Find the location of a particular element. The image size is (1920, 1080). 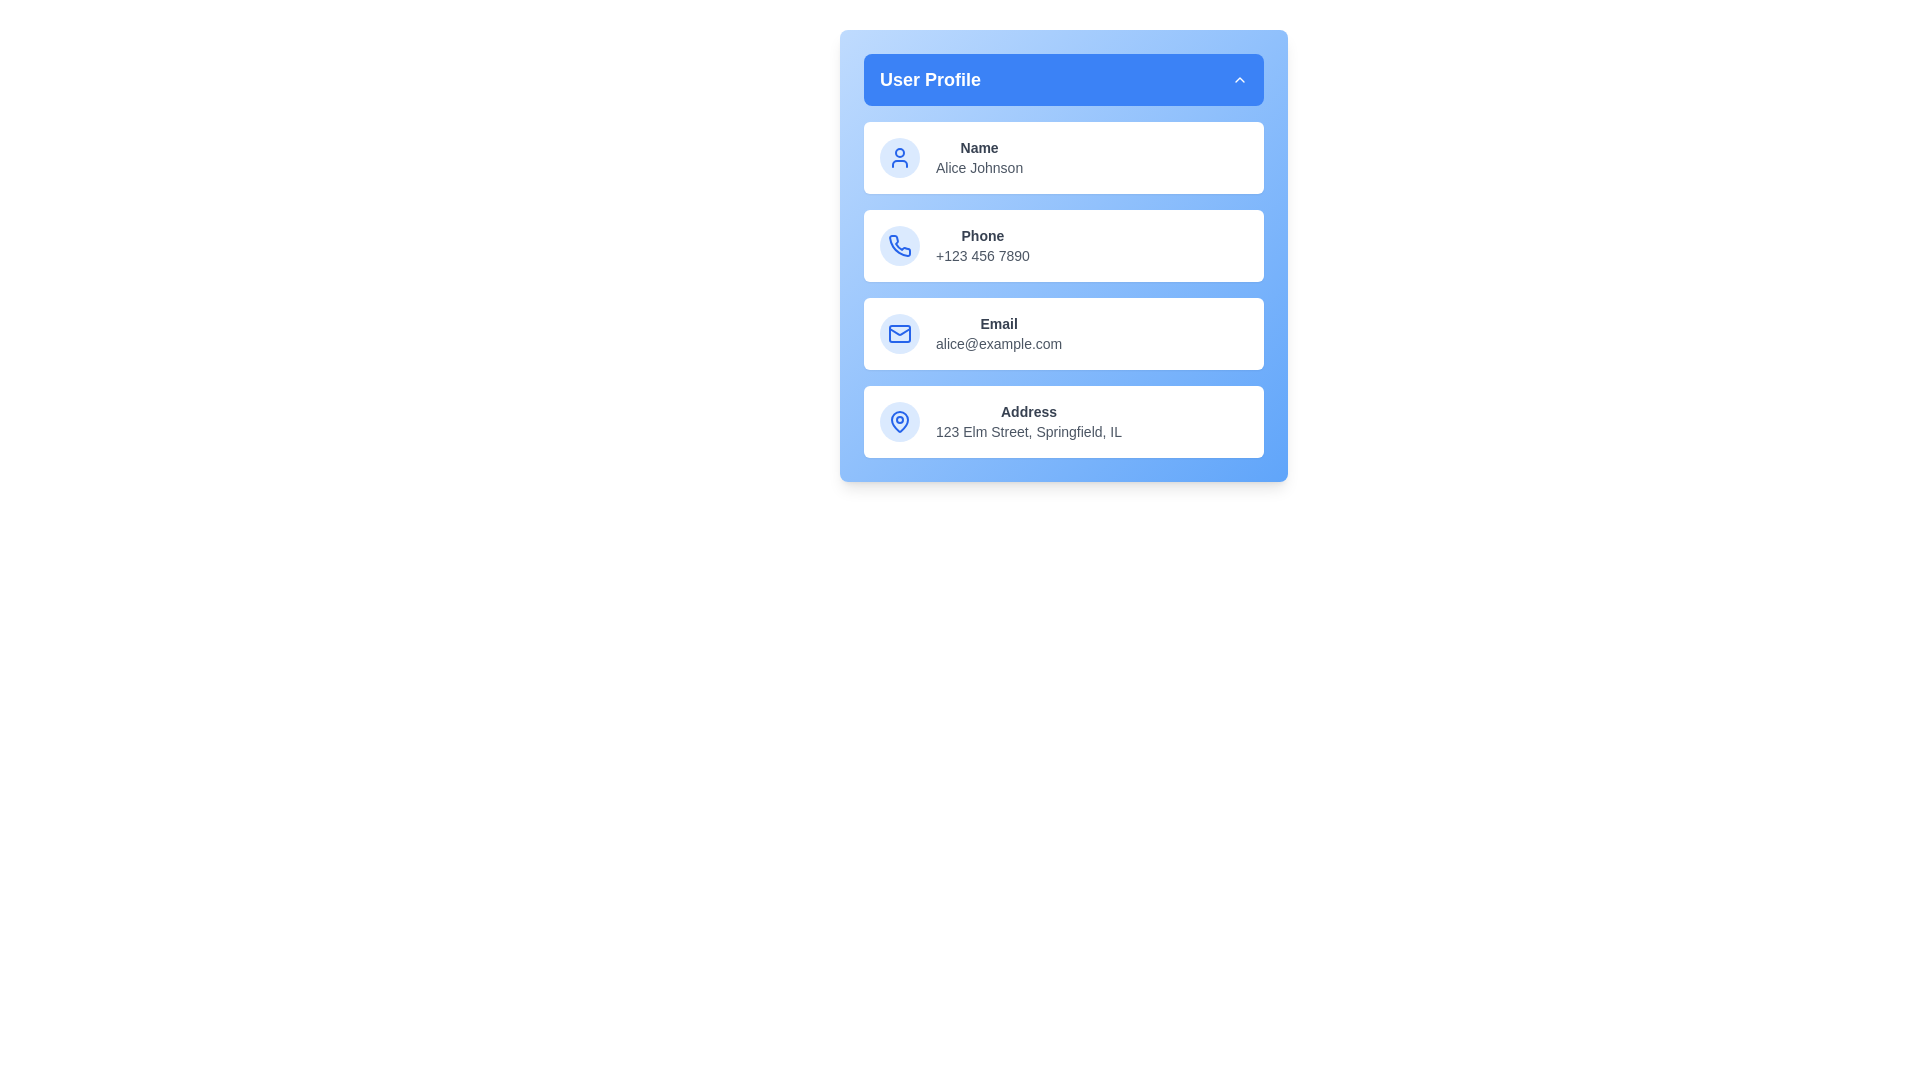

the 'Address' text display element, which shows '123 Elm Street, Springfield, IL' beneath the 'Email' section in the 'User Profile' card is located at coordinates (1028, 420).